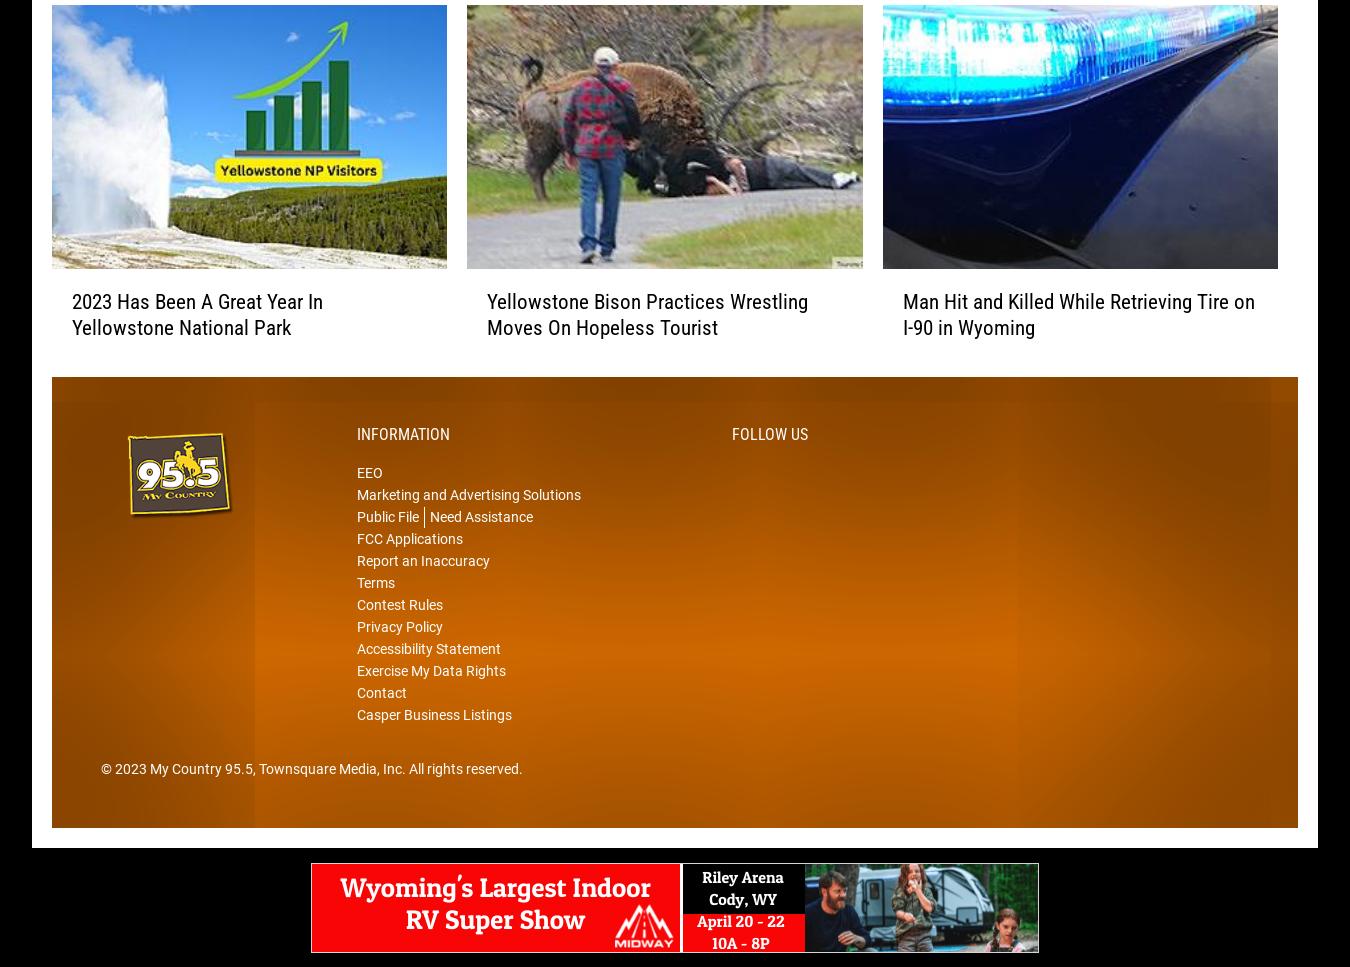  I want to click on 'FCC Applications', so click(409, 569).